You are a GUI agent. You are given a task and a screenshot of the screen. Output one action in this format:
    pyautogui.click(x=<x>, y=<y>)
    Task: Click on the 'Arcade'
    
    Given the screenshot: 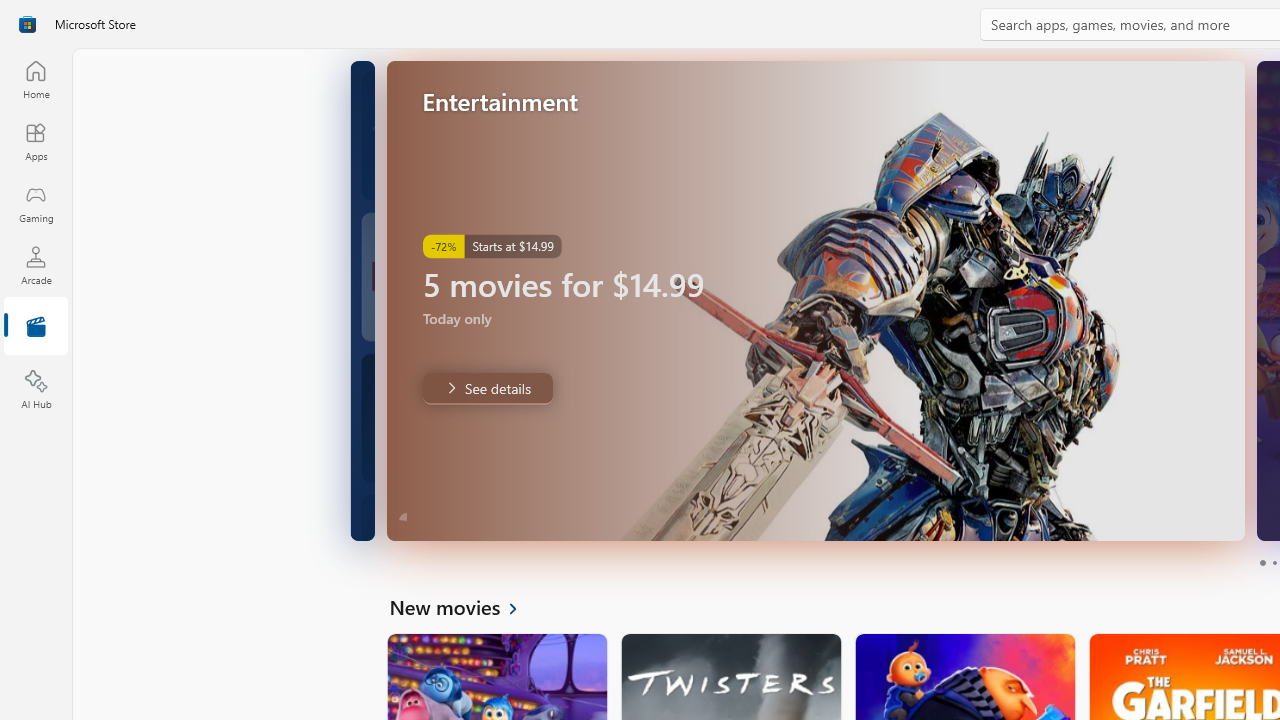 What is the action you would take?
    pyautogui.click(x=35, y=264)
    